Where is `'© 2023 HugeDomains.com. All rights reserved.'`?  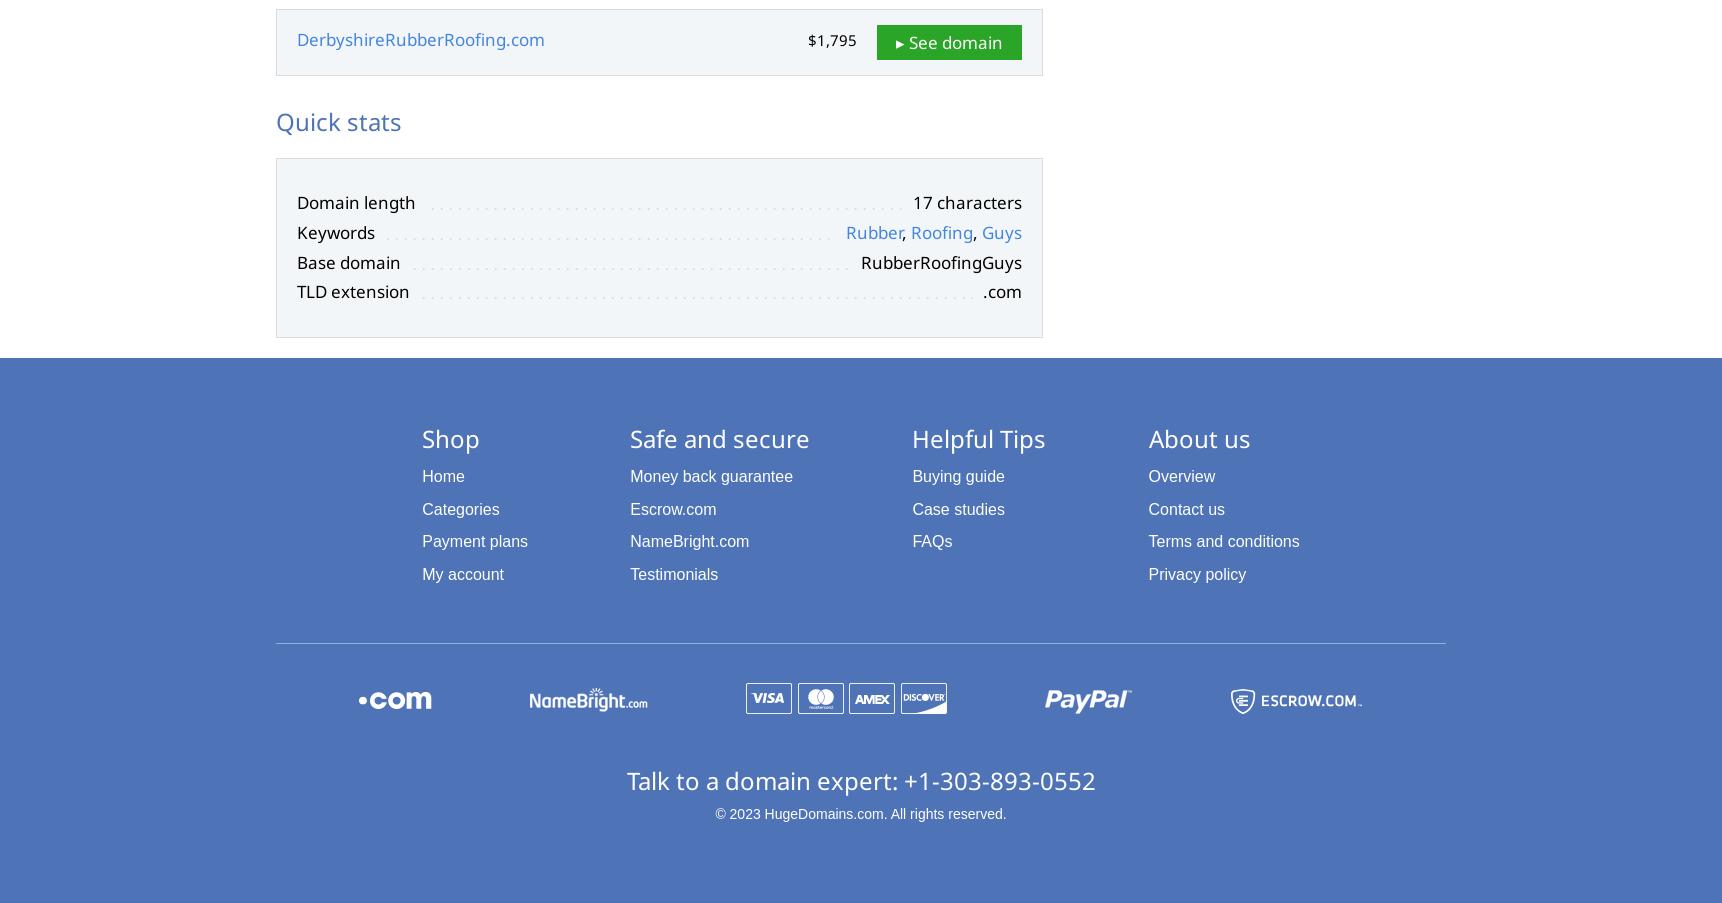
'© 2023 HugeDomains.com. All rights reserved.' is located at coordinates (859, 811).